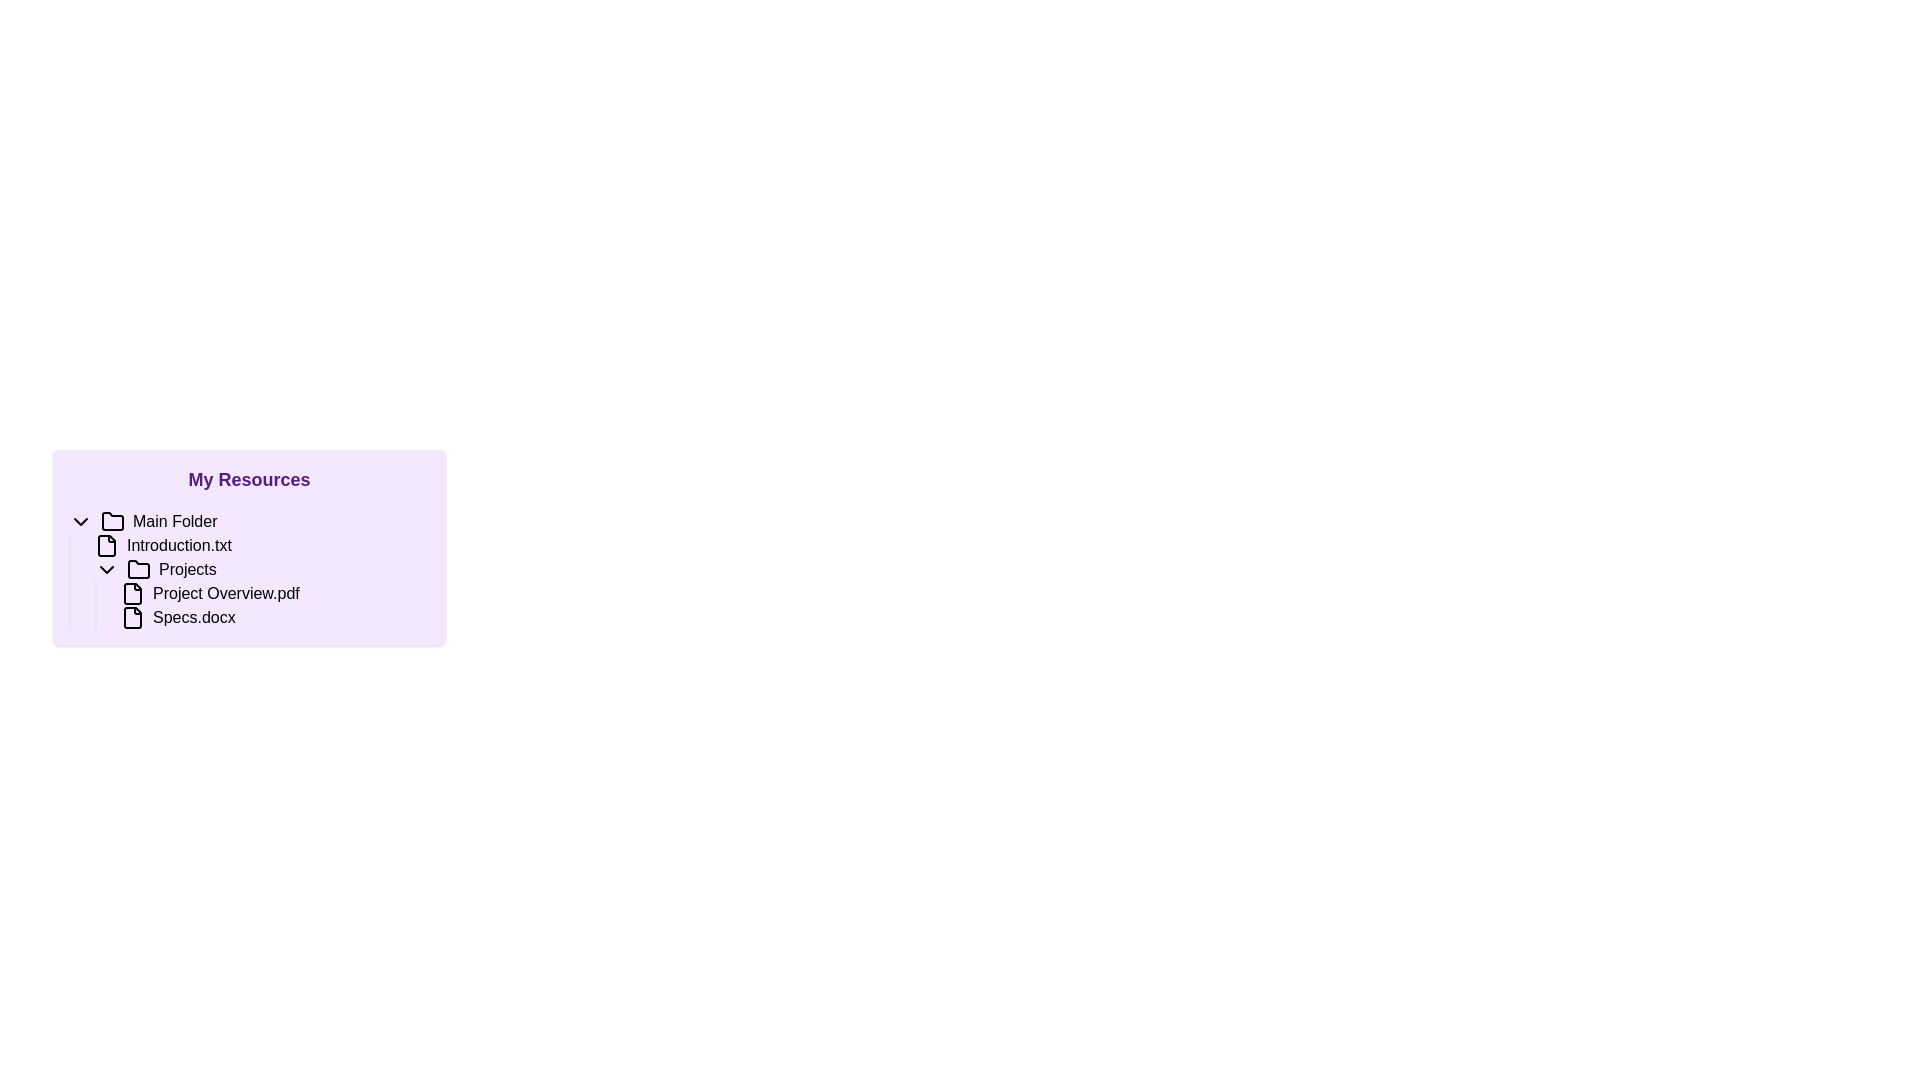 The width and height of the screenshot is (1920, 1080). Describe the element at coordinates (138, 570) in the screenshot. I see `the folder icon, which is outlined in black and located slightly to the right of the 'Projects' text in the 'My Resources' section` at that location.